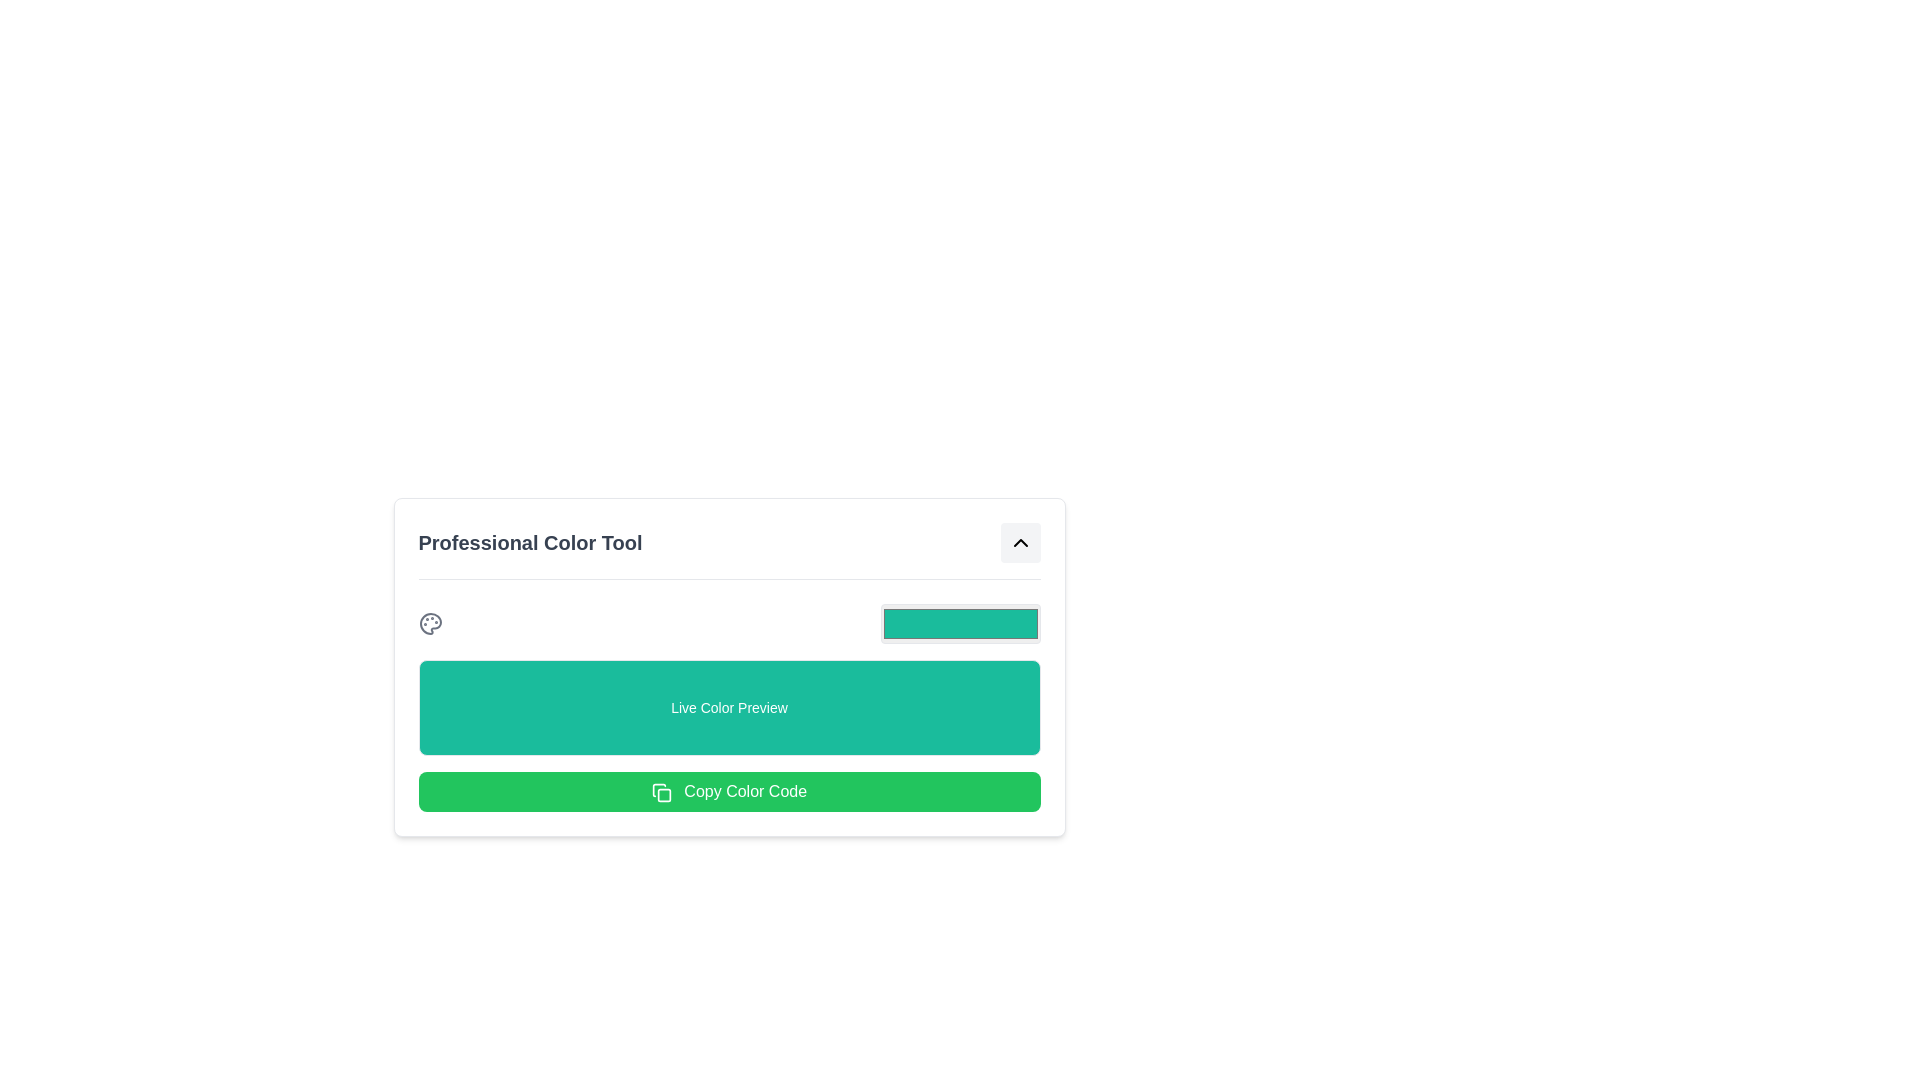 The image size is (1920, 1080). Describe the element at coordinates (661, 791) in the screenshot. I see `the 'Copy Color Code' button, which contains the copy icon on its right side, to copy the color code to the clipboard` at that location.